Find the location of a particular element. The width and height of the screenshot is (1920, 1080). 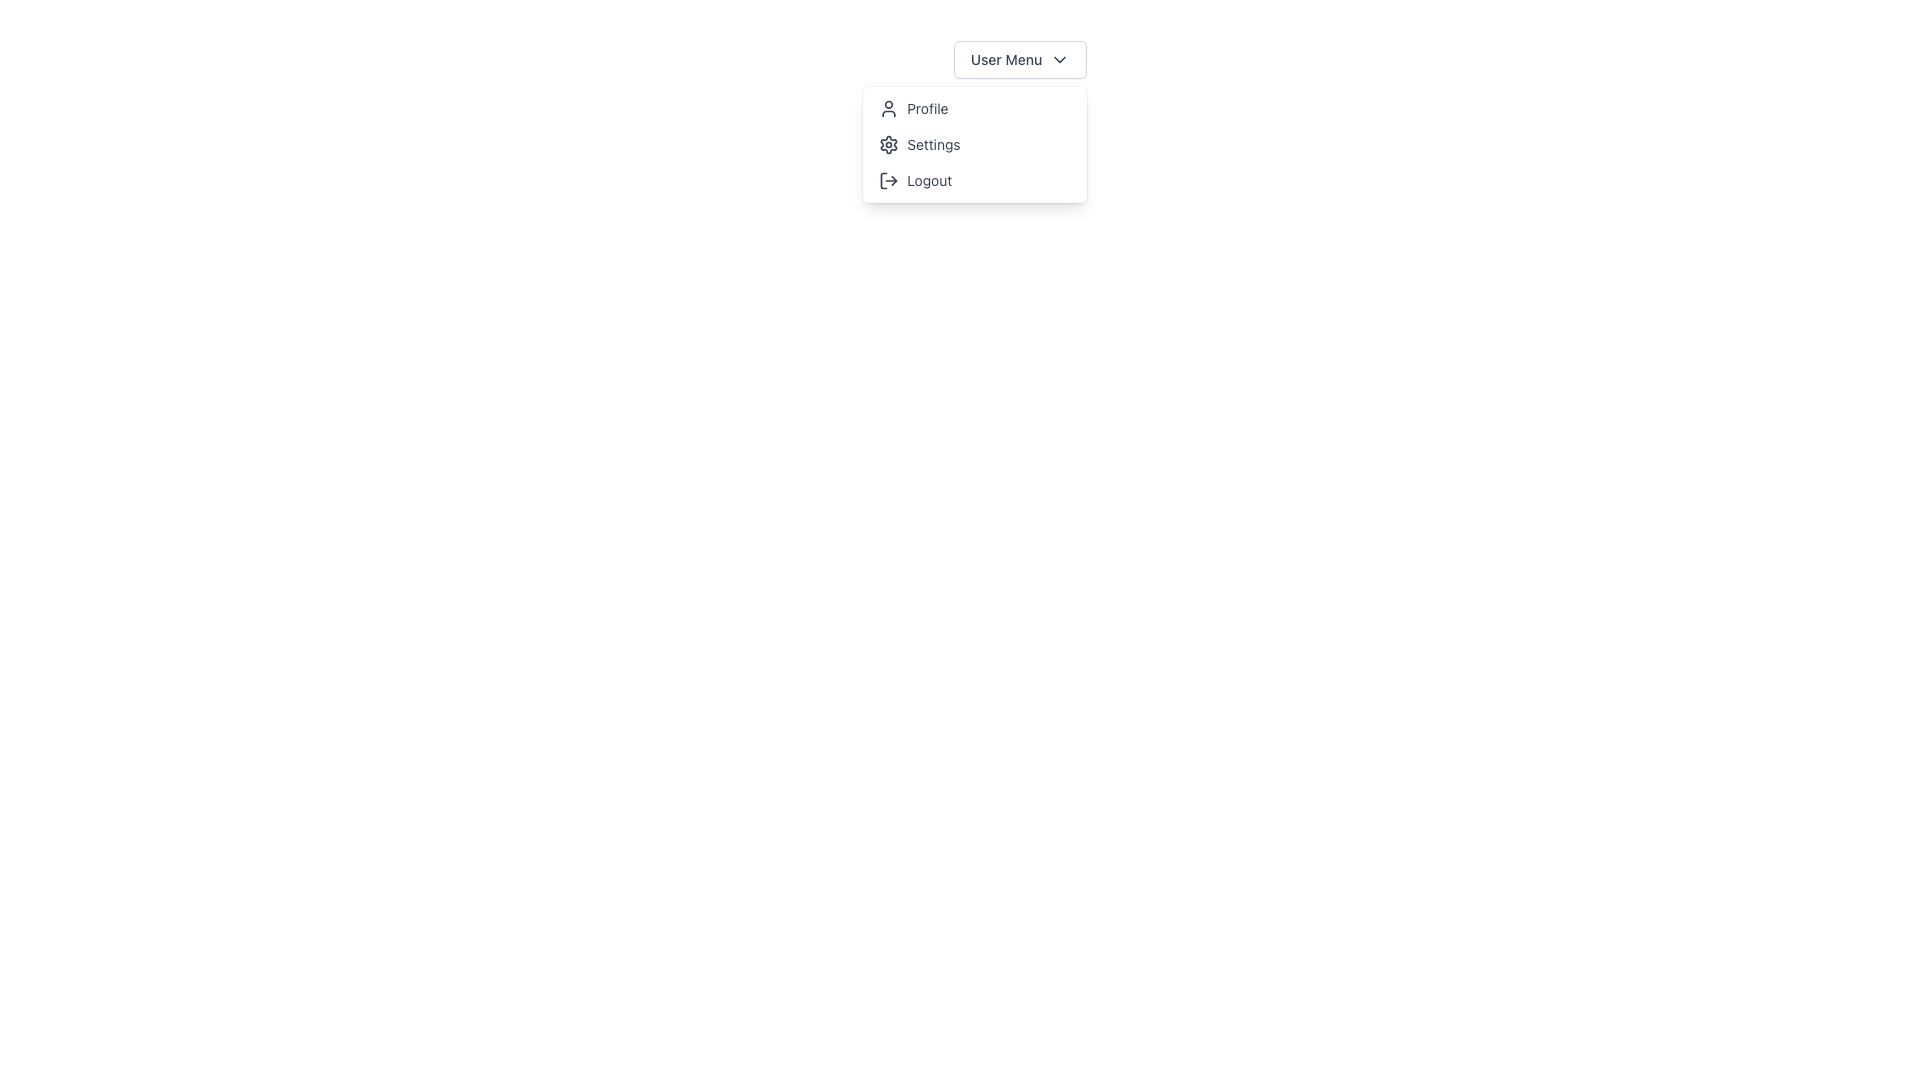

the cogwheel-like icon representing settings in the dropdown menu is located at coordinates (888, 144).